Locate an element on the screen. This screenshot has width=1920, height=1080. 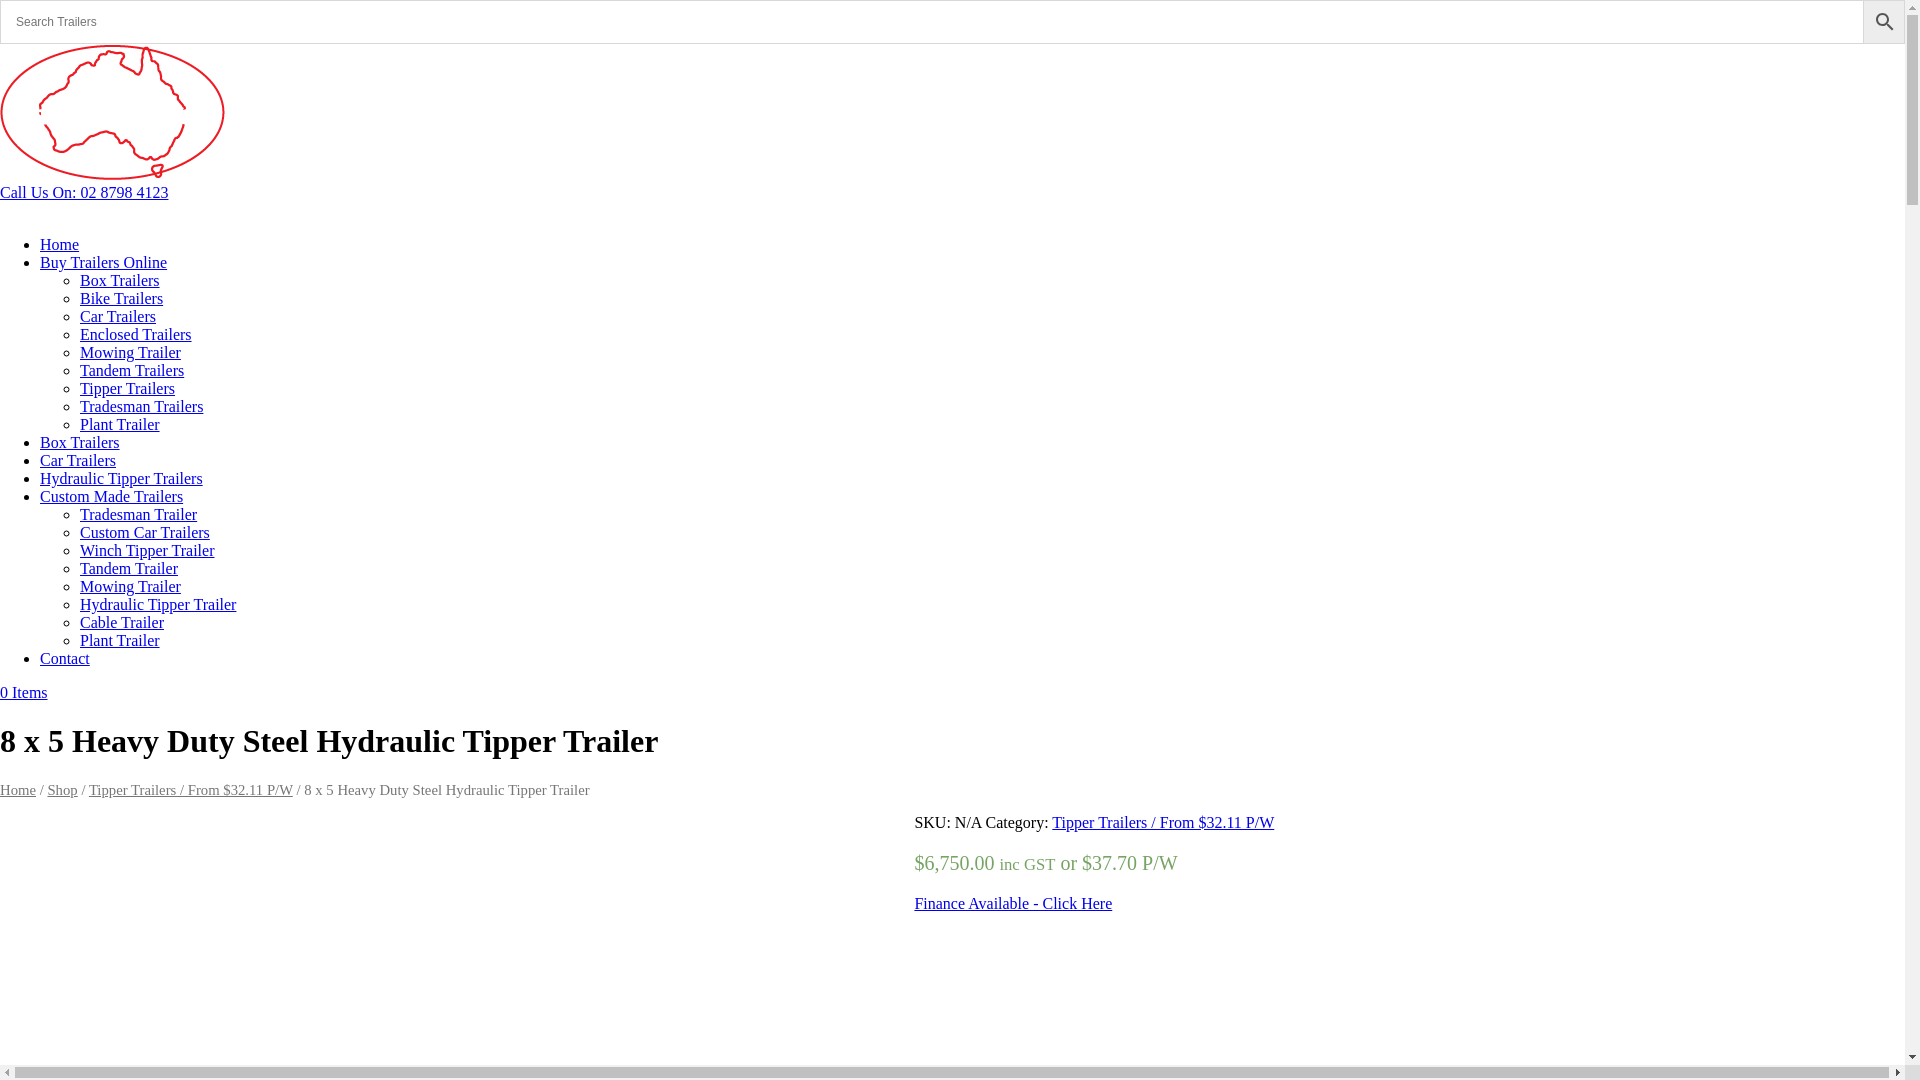
'Enclosed Trailers' is located at coordinates (134, 333).